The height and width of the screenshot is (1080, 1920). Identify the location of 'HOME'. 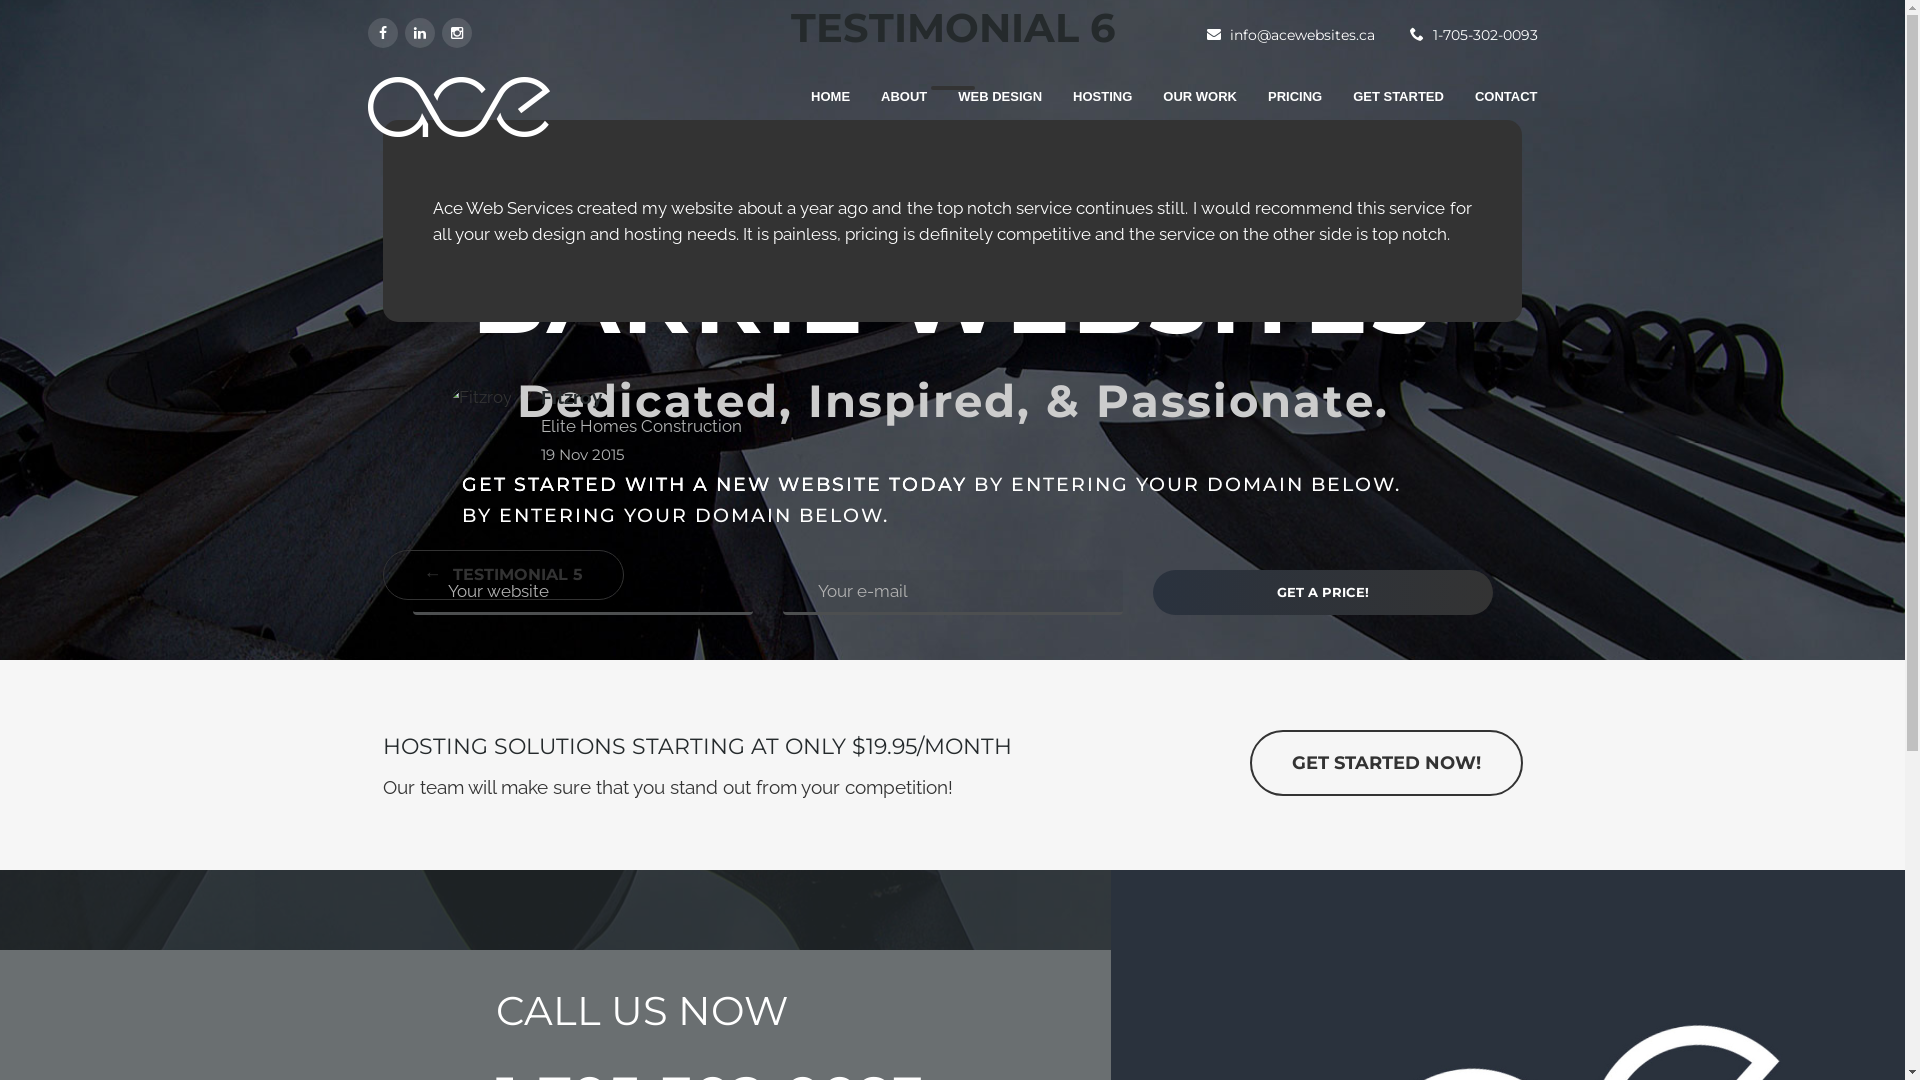
(816, 107).